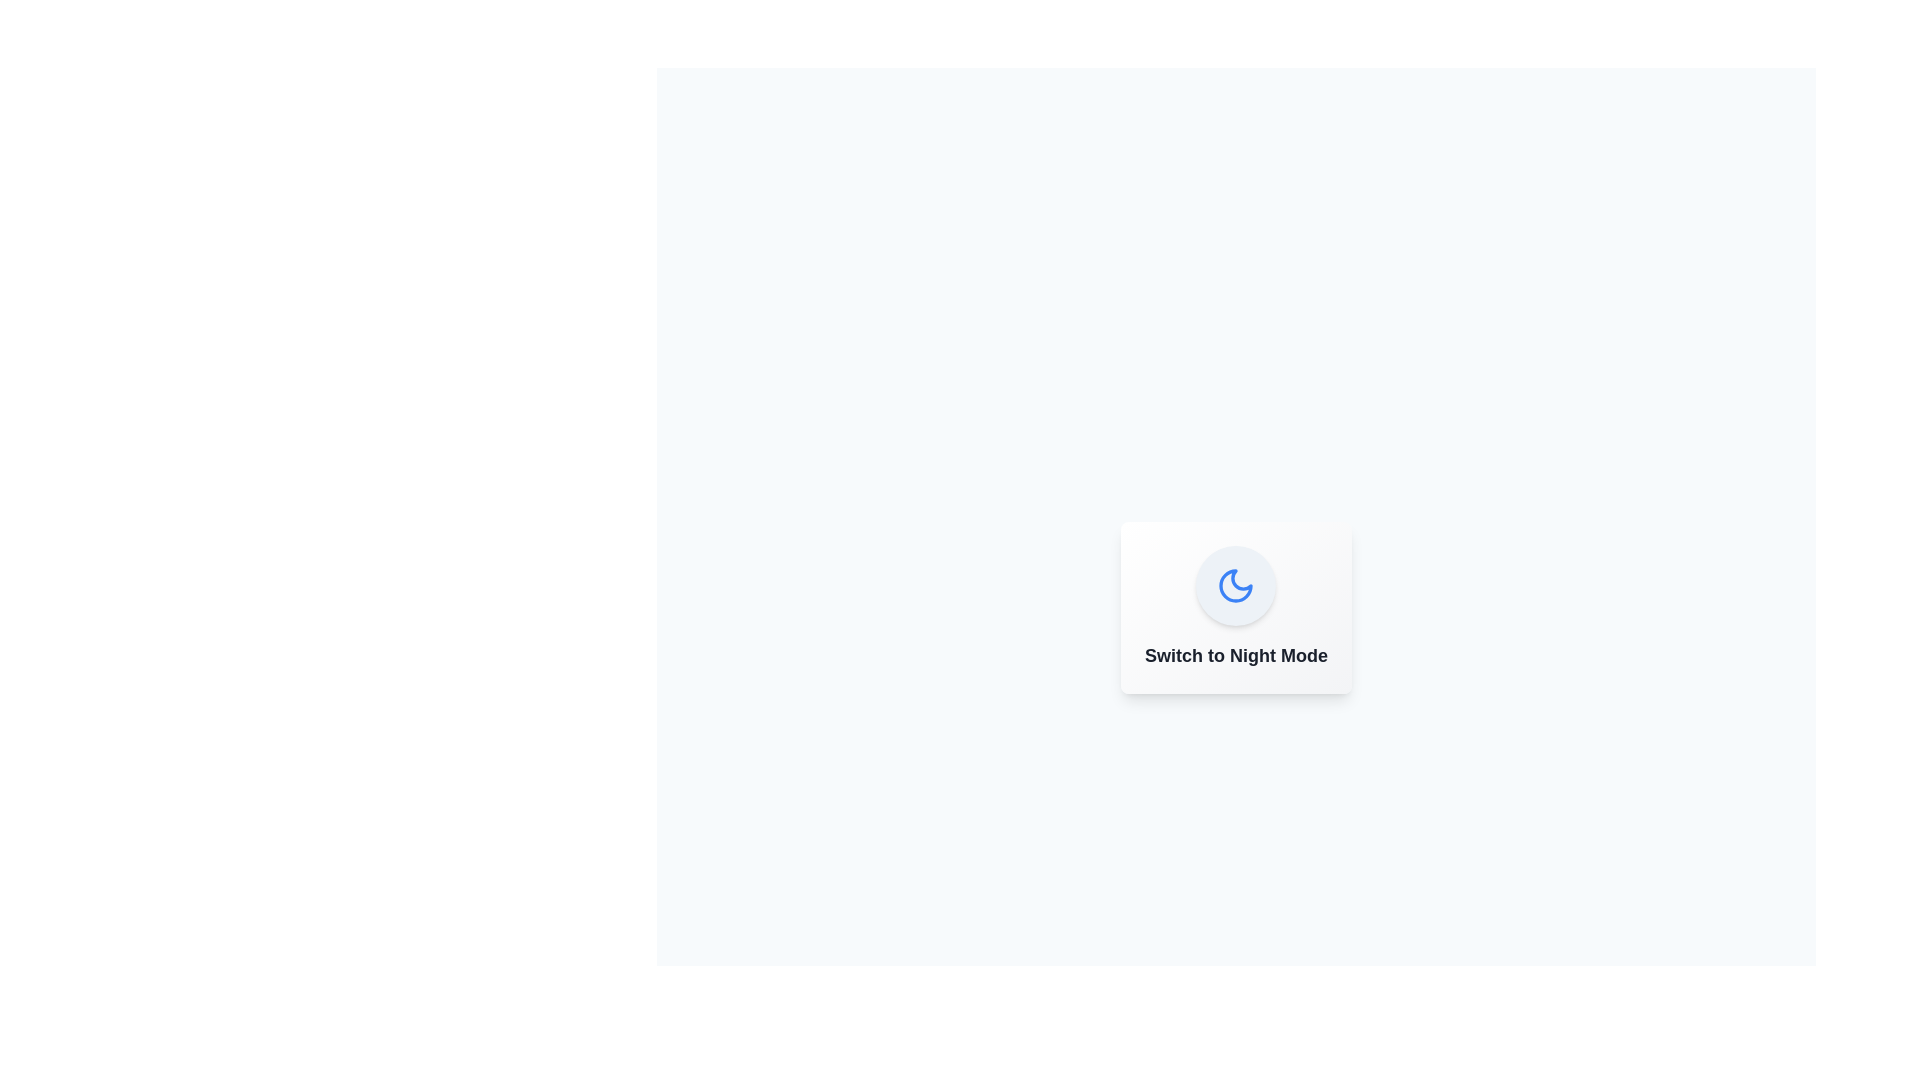  Describe the element at coordinates (1235, 585) in the screenshot. I see `the button to observe visual feedback` at that location.